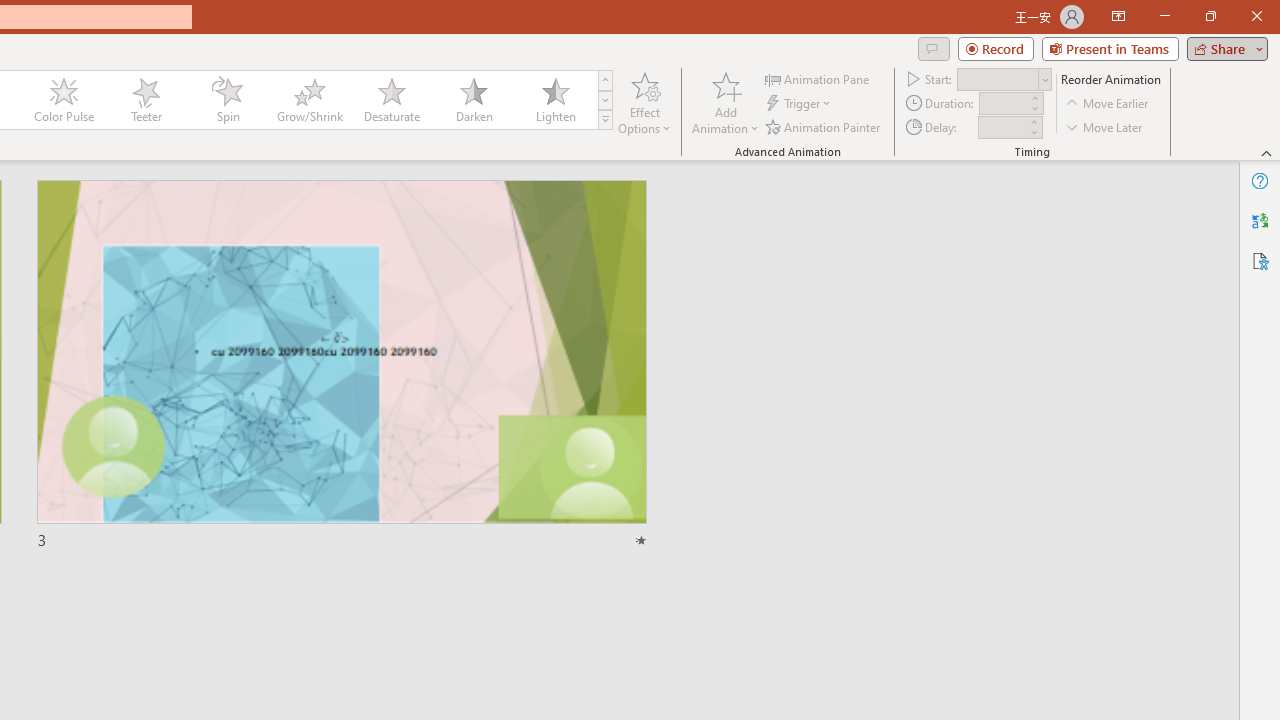 The height and width of the screenshot is (720, 1280). I want to click on 'Row Down', so click(604, 100).